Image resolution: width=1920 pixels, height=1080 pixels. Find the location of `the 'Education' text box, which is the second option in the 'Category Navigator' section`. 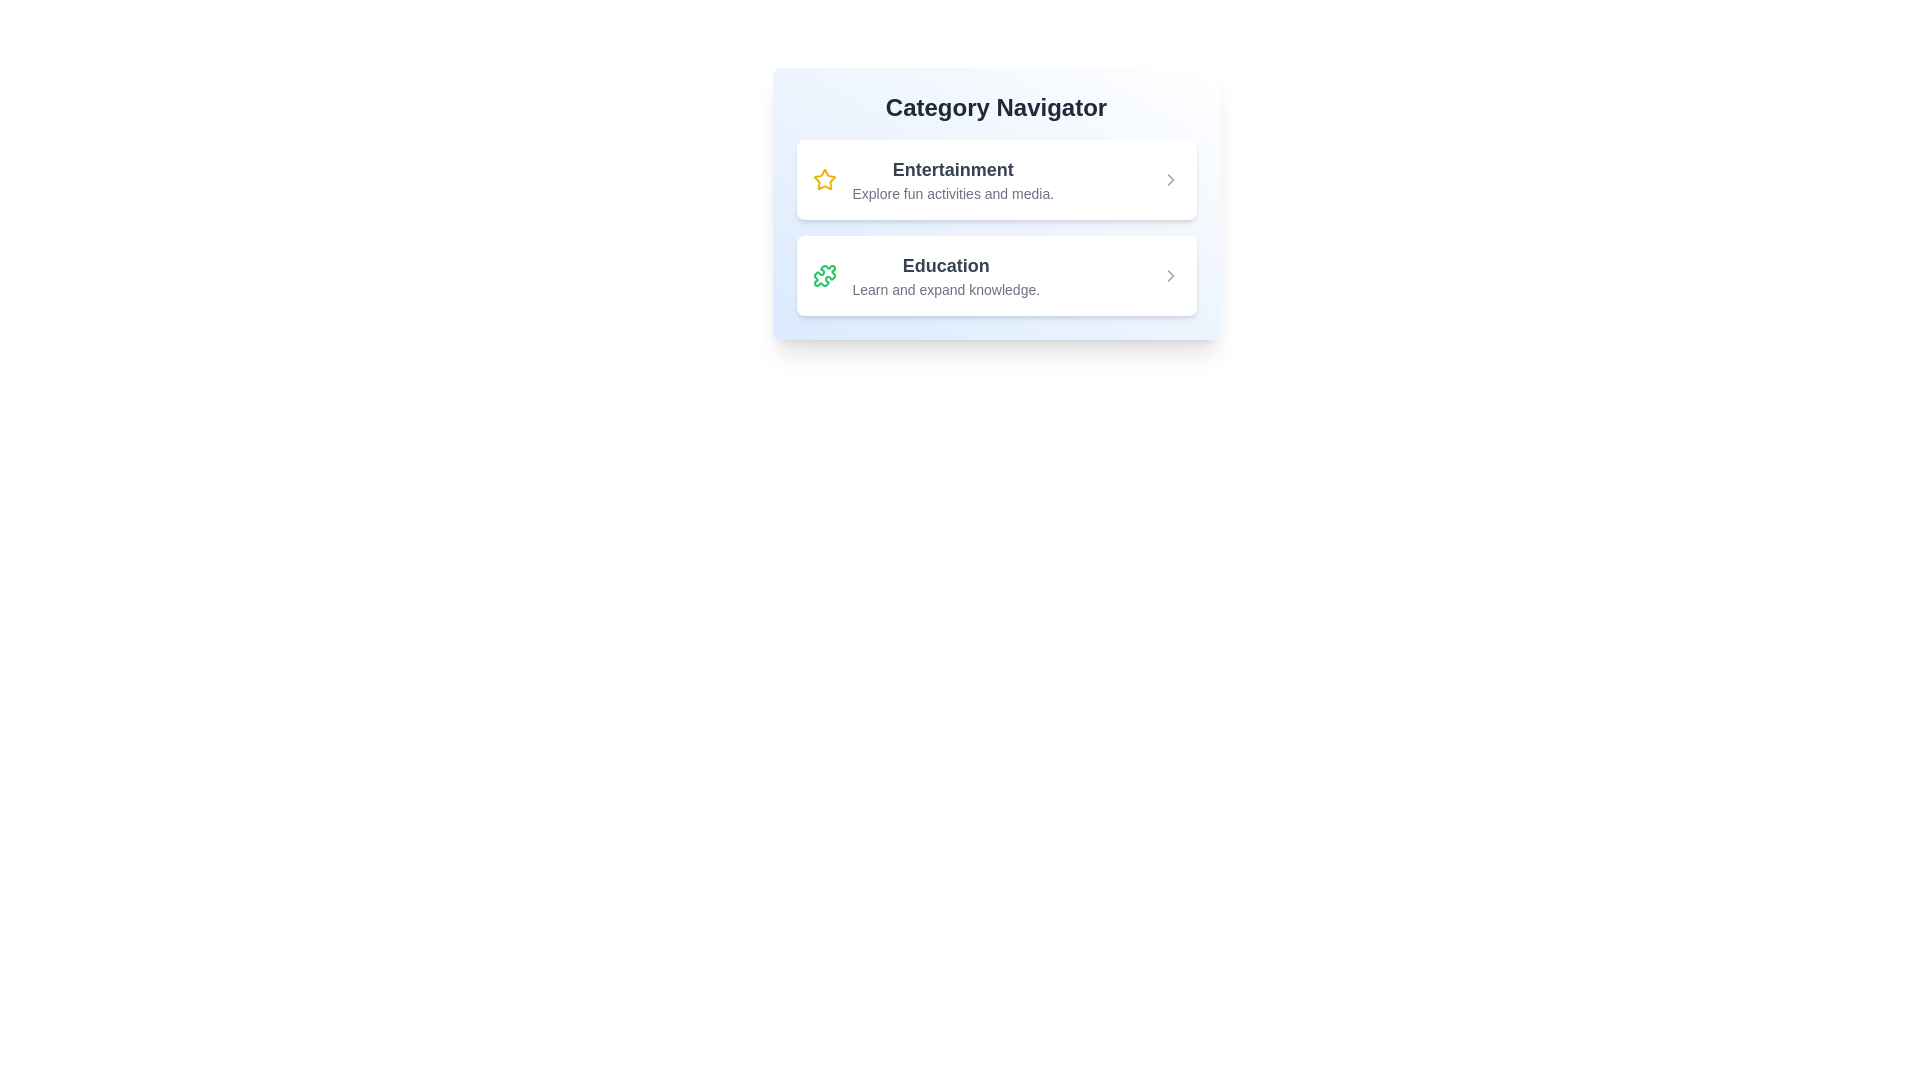

the 'Education' text box, which is the second option in the 'Category Navigator' section is located at coordinates (945, 276).